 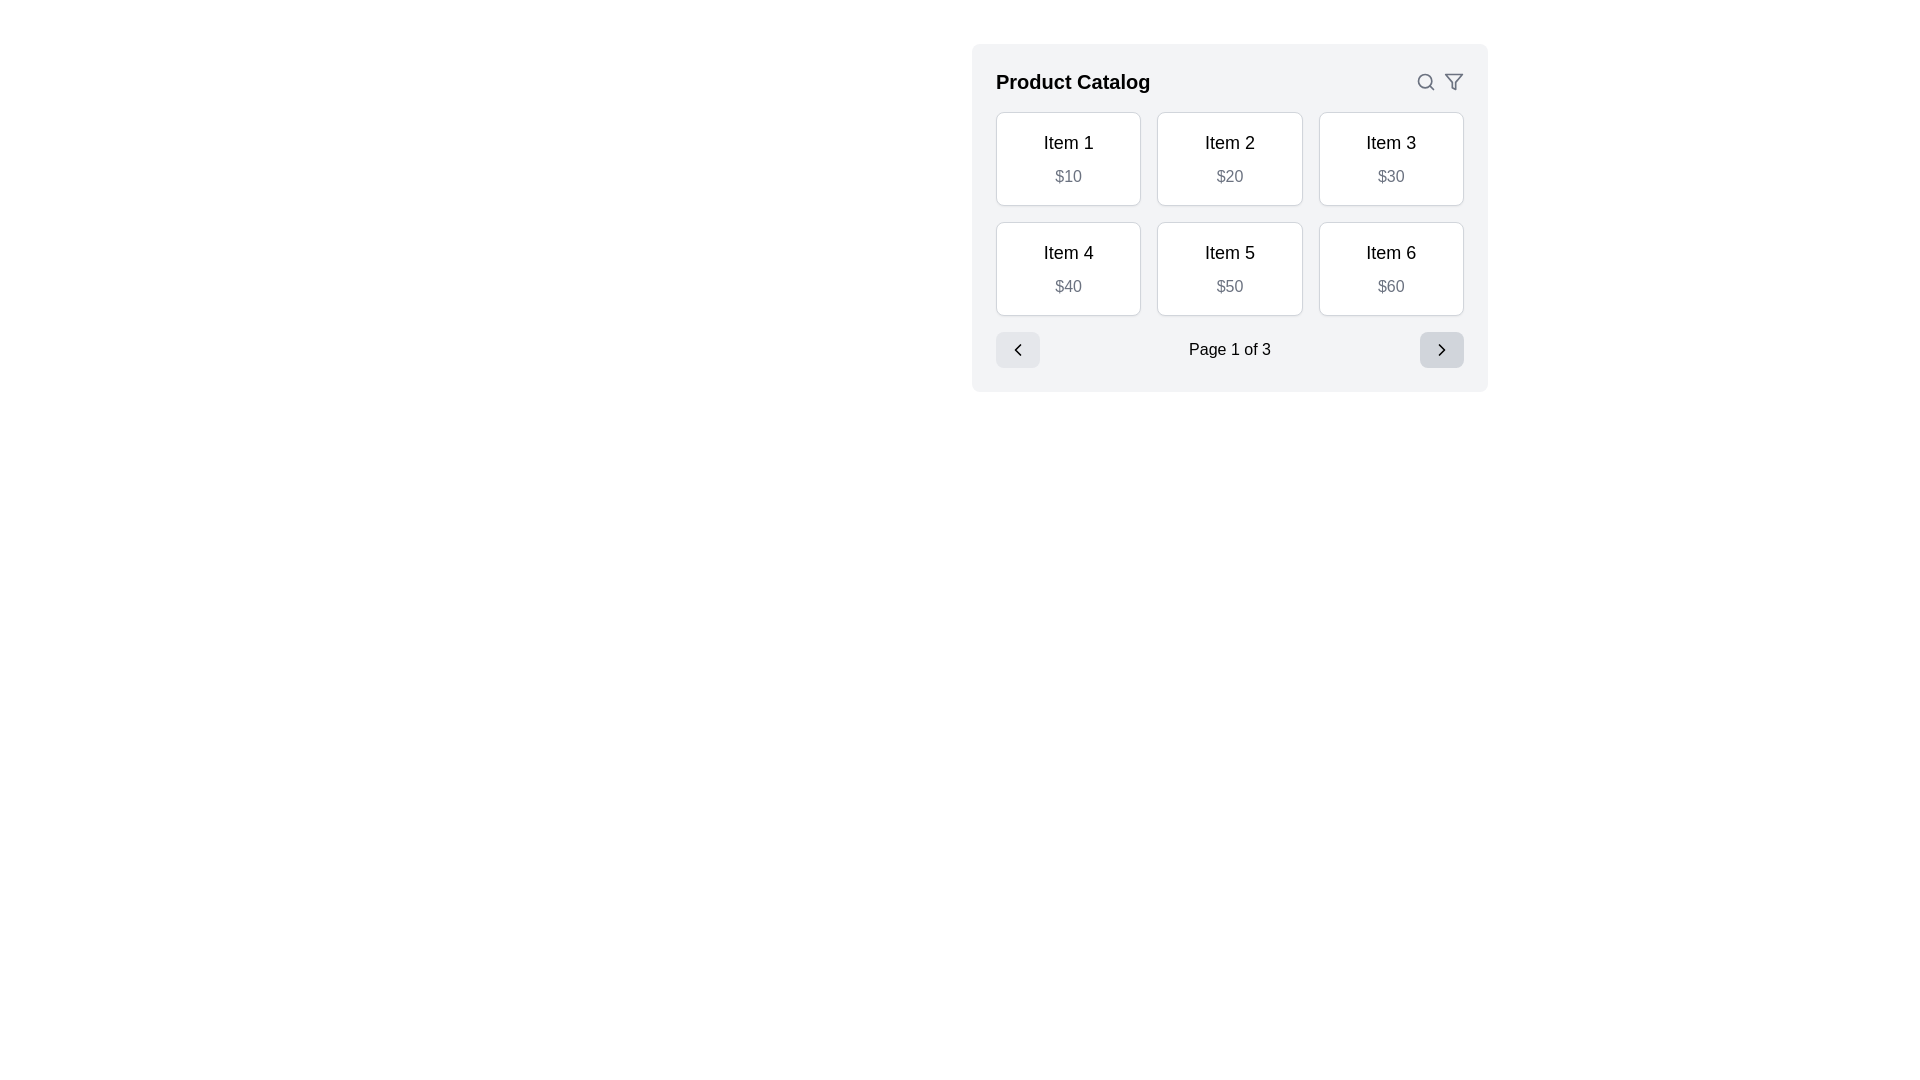 What do you see at coordinates (1441, 349) in the screenshot?
I see `the rightmost navigation button located below the product grid to proceed to the next page` at bounding box center [1441, 349].